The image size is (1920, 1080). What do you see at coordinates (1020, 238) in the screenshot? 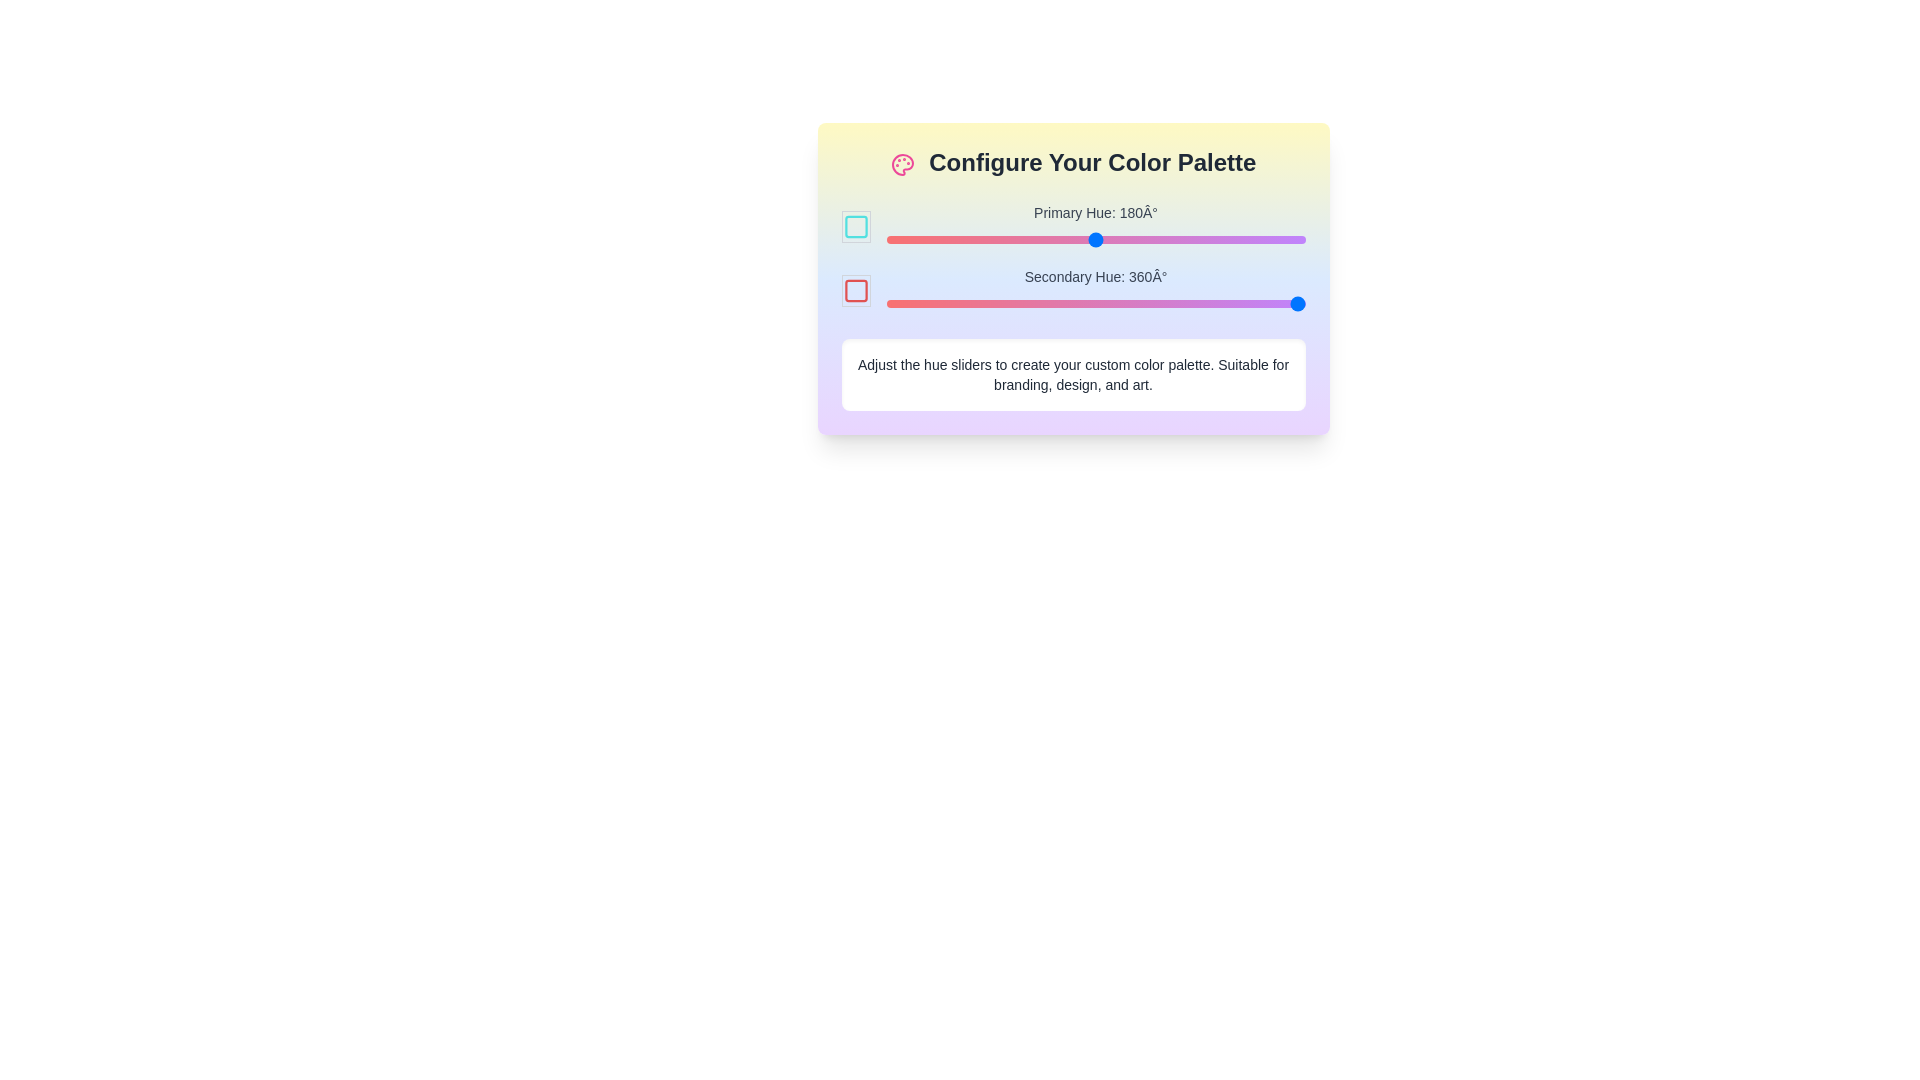
I see `the primary hue slider to 115 degrees` at bounding box center [1020, 238].